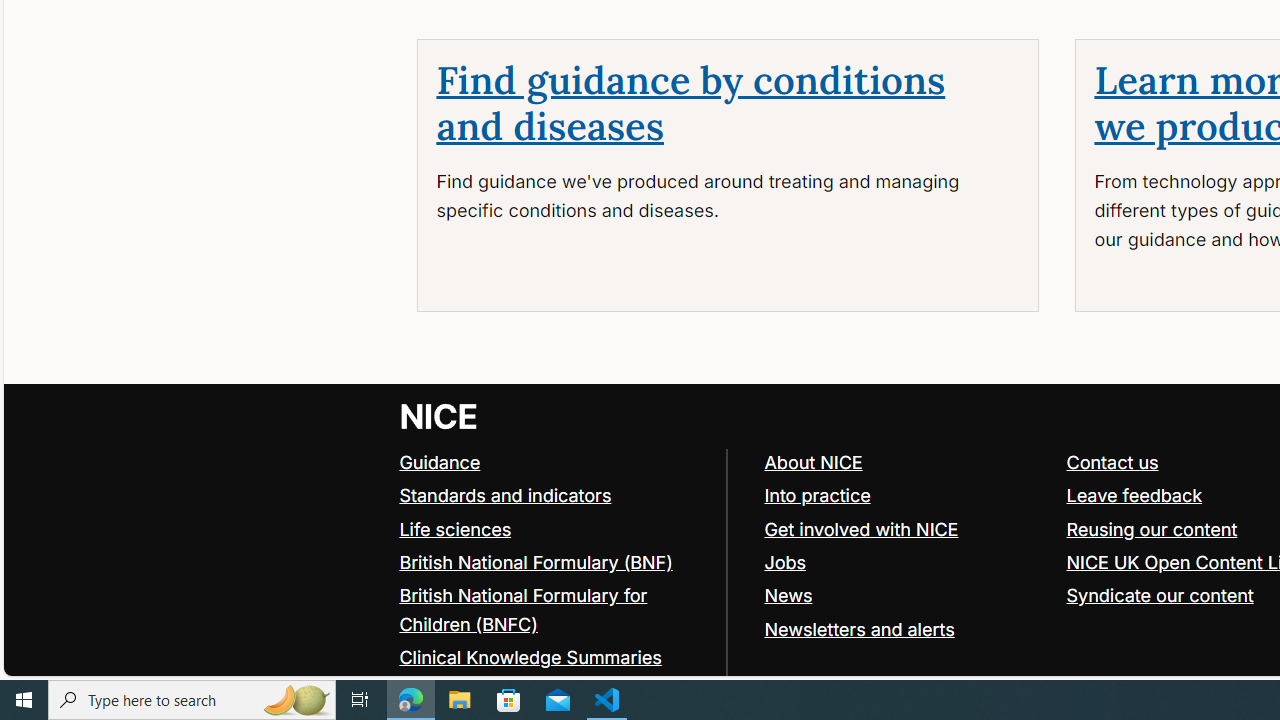  Describe the element at coordinates (1111, 461) in the screenshot. I see `'Contact us'` at that location.